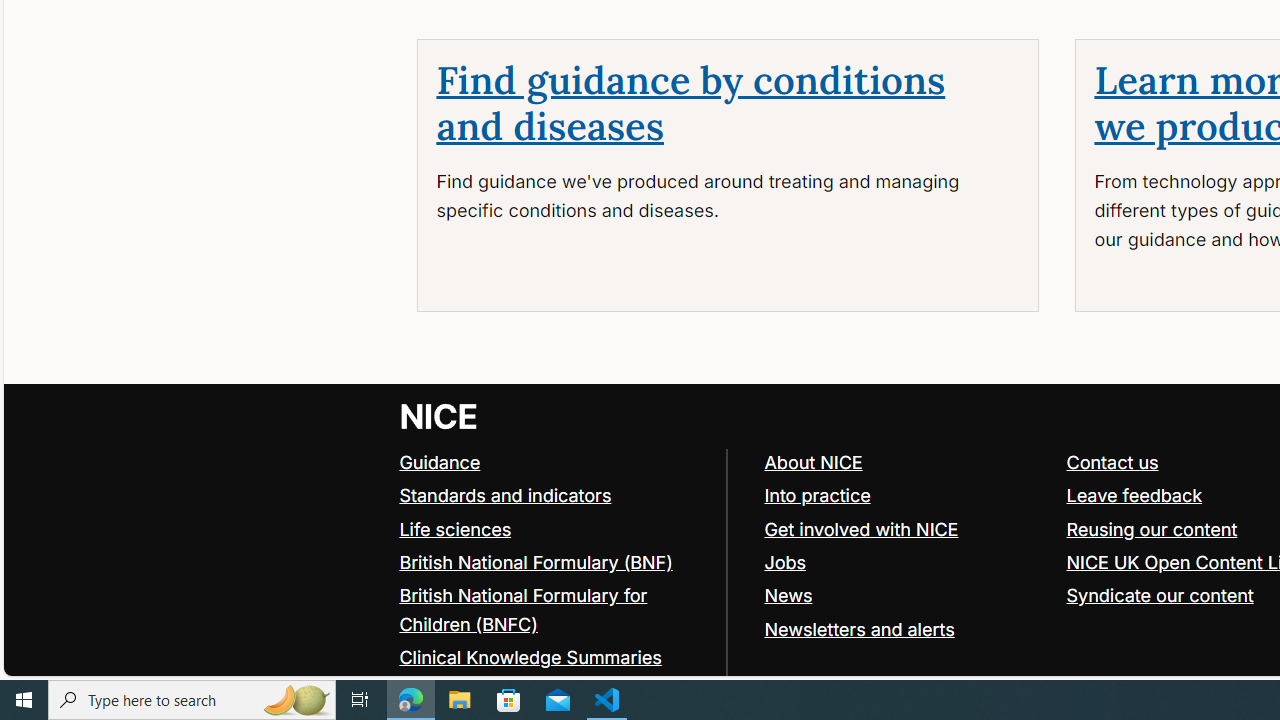  Describe the element at coordinates (1111, 461) in the screenshot. I see `'Contact us'` at that location.